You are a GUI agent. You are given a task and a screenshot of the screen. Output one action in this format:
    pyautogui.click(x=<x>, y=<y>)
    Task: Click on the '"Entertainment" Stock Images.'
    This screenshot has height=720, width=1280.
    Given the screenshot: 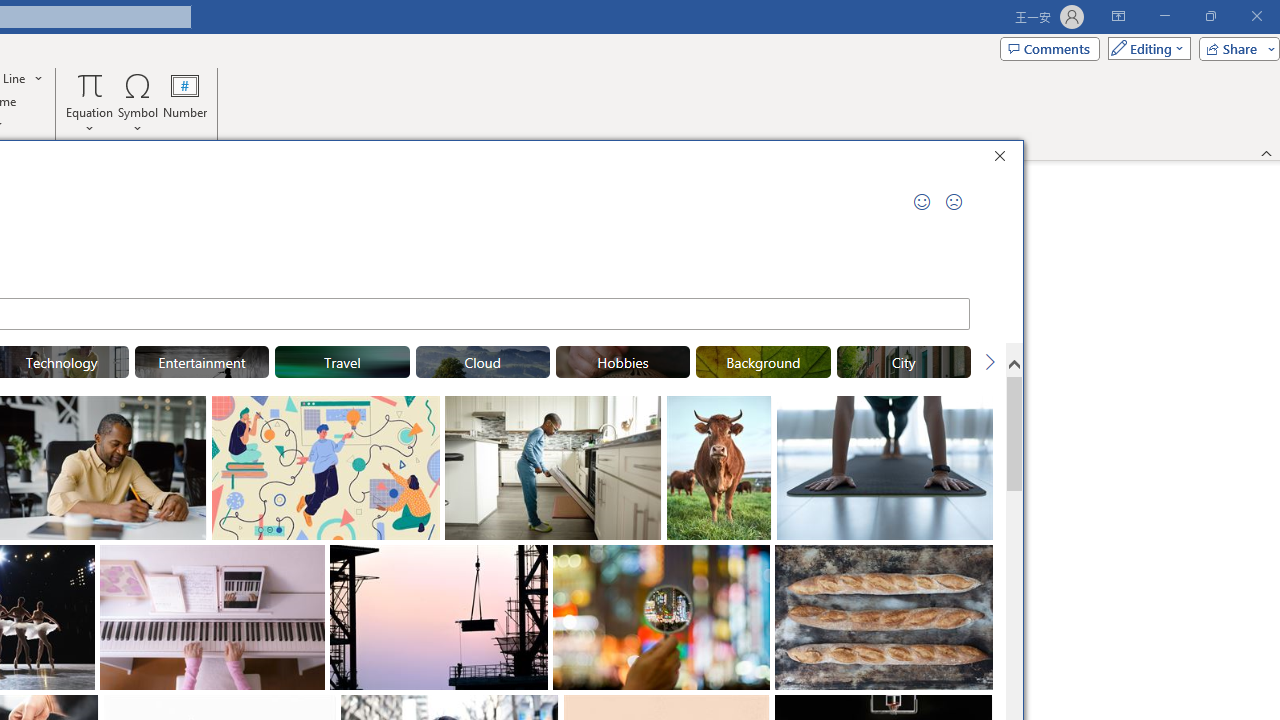 What is the action you would take?
    pyautogui.click(x=201, y=362)
    